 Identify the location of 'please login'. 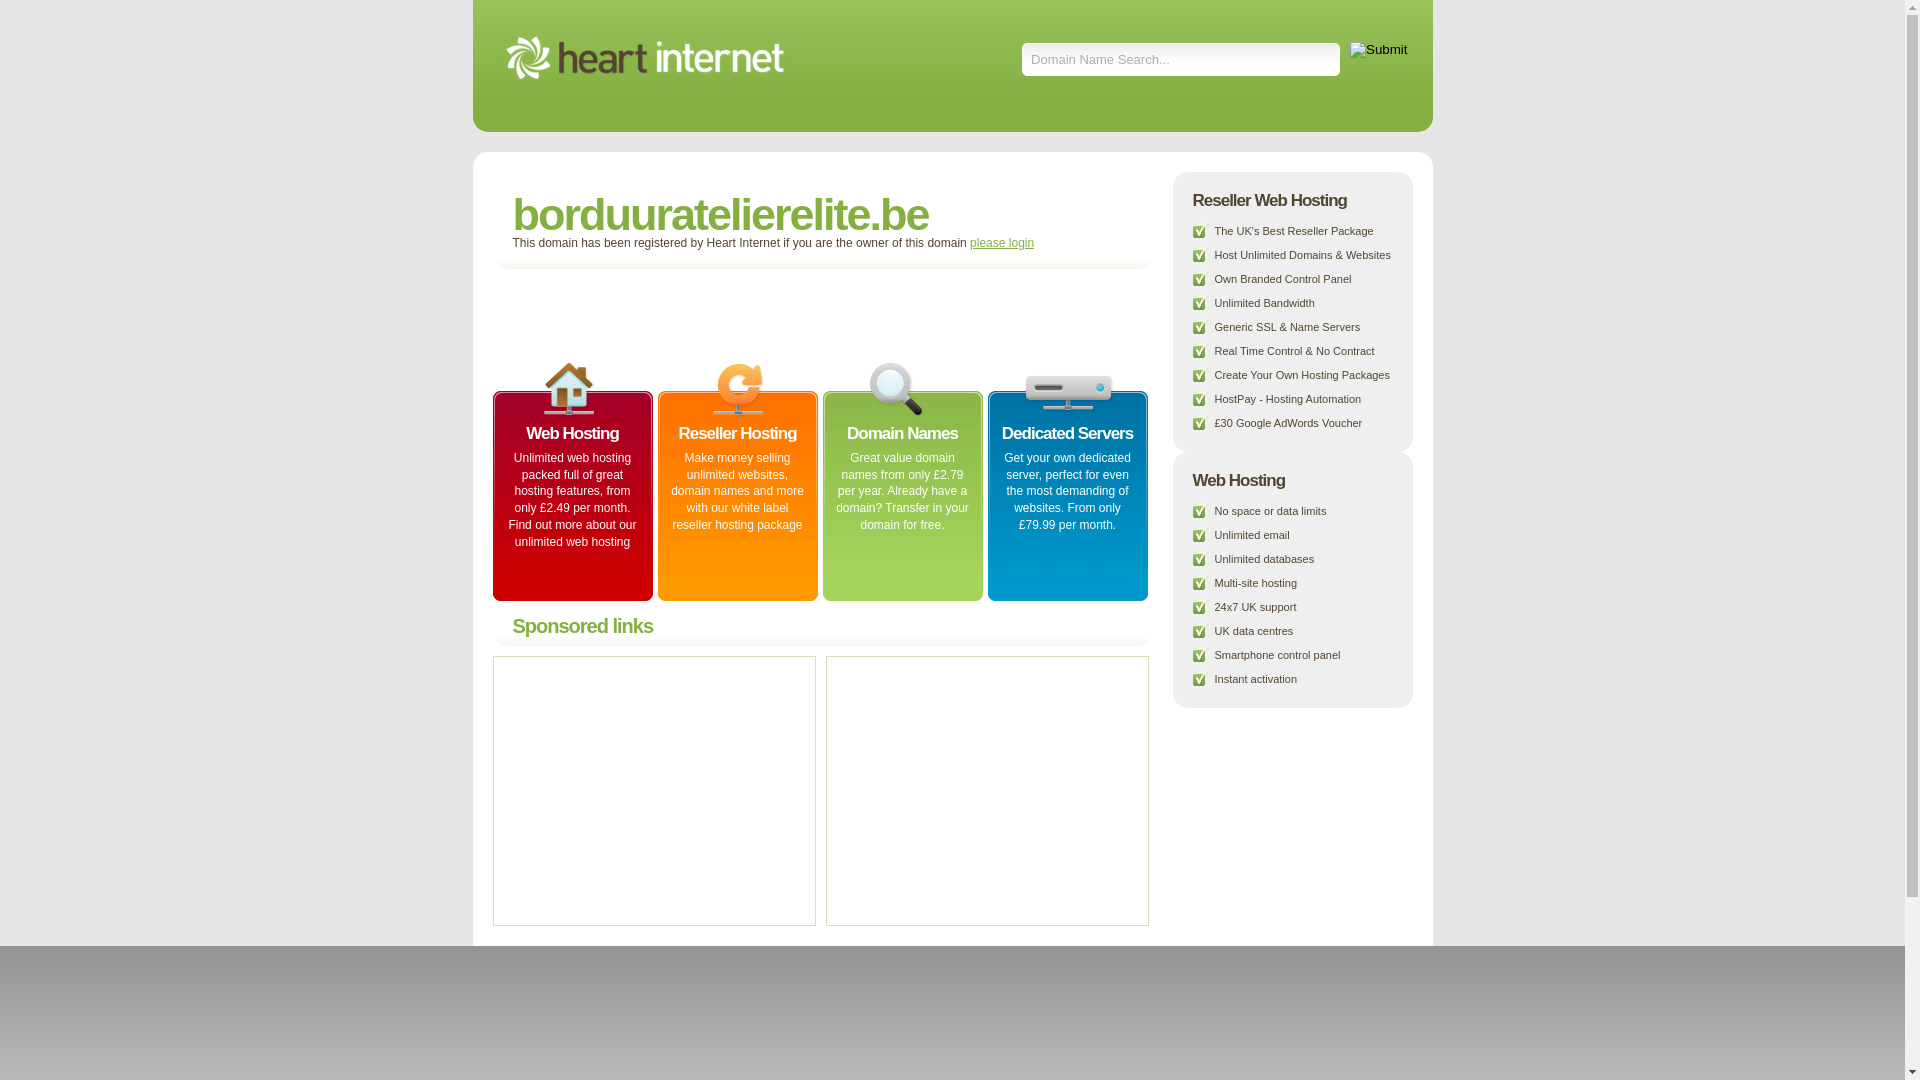
(1002, 242).